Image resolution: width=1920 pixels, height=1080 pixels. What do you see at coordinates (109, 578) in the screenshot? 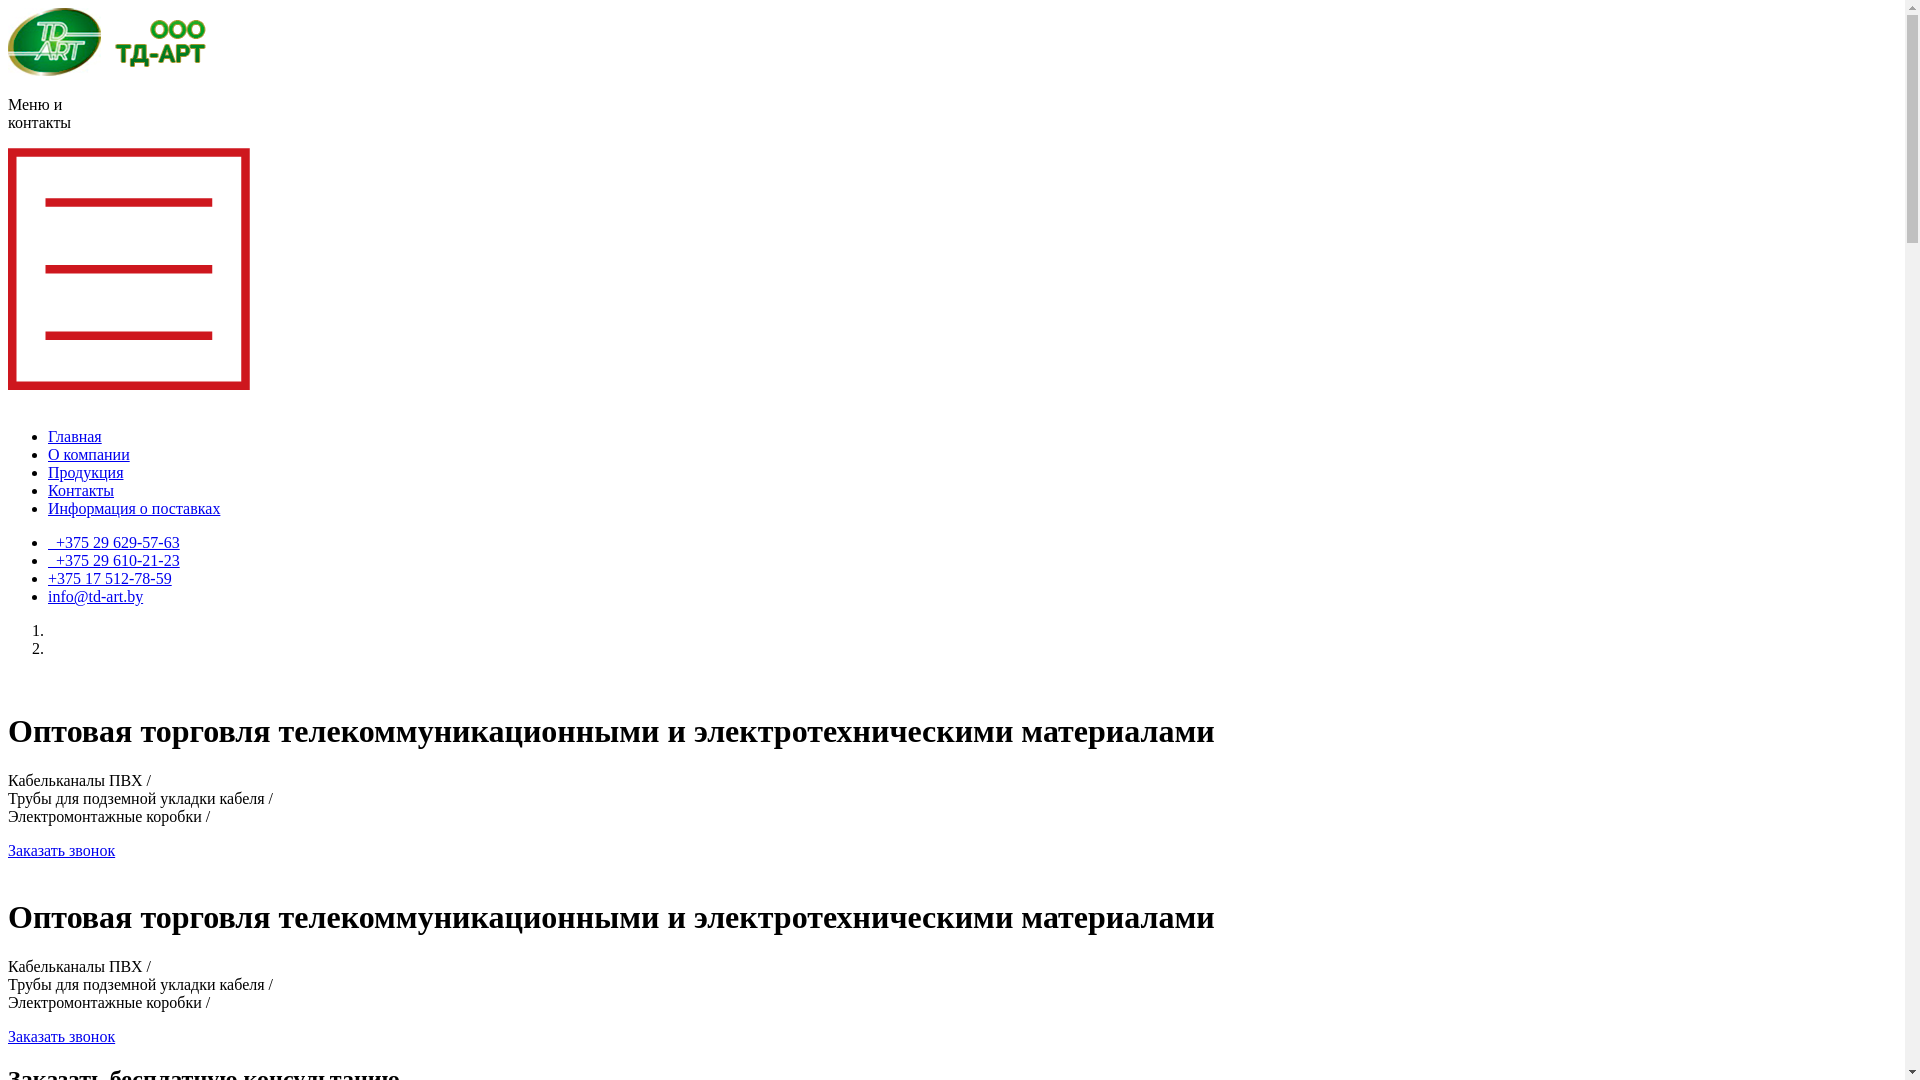
I see `'+375 17 512-78-59'` at bounding box center [109, 578].